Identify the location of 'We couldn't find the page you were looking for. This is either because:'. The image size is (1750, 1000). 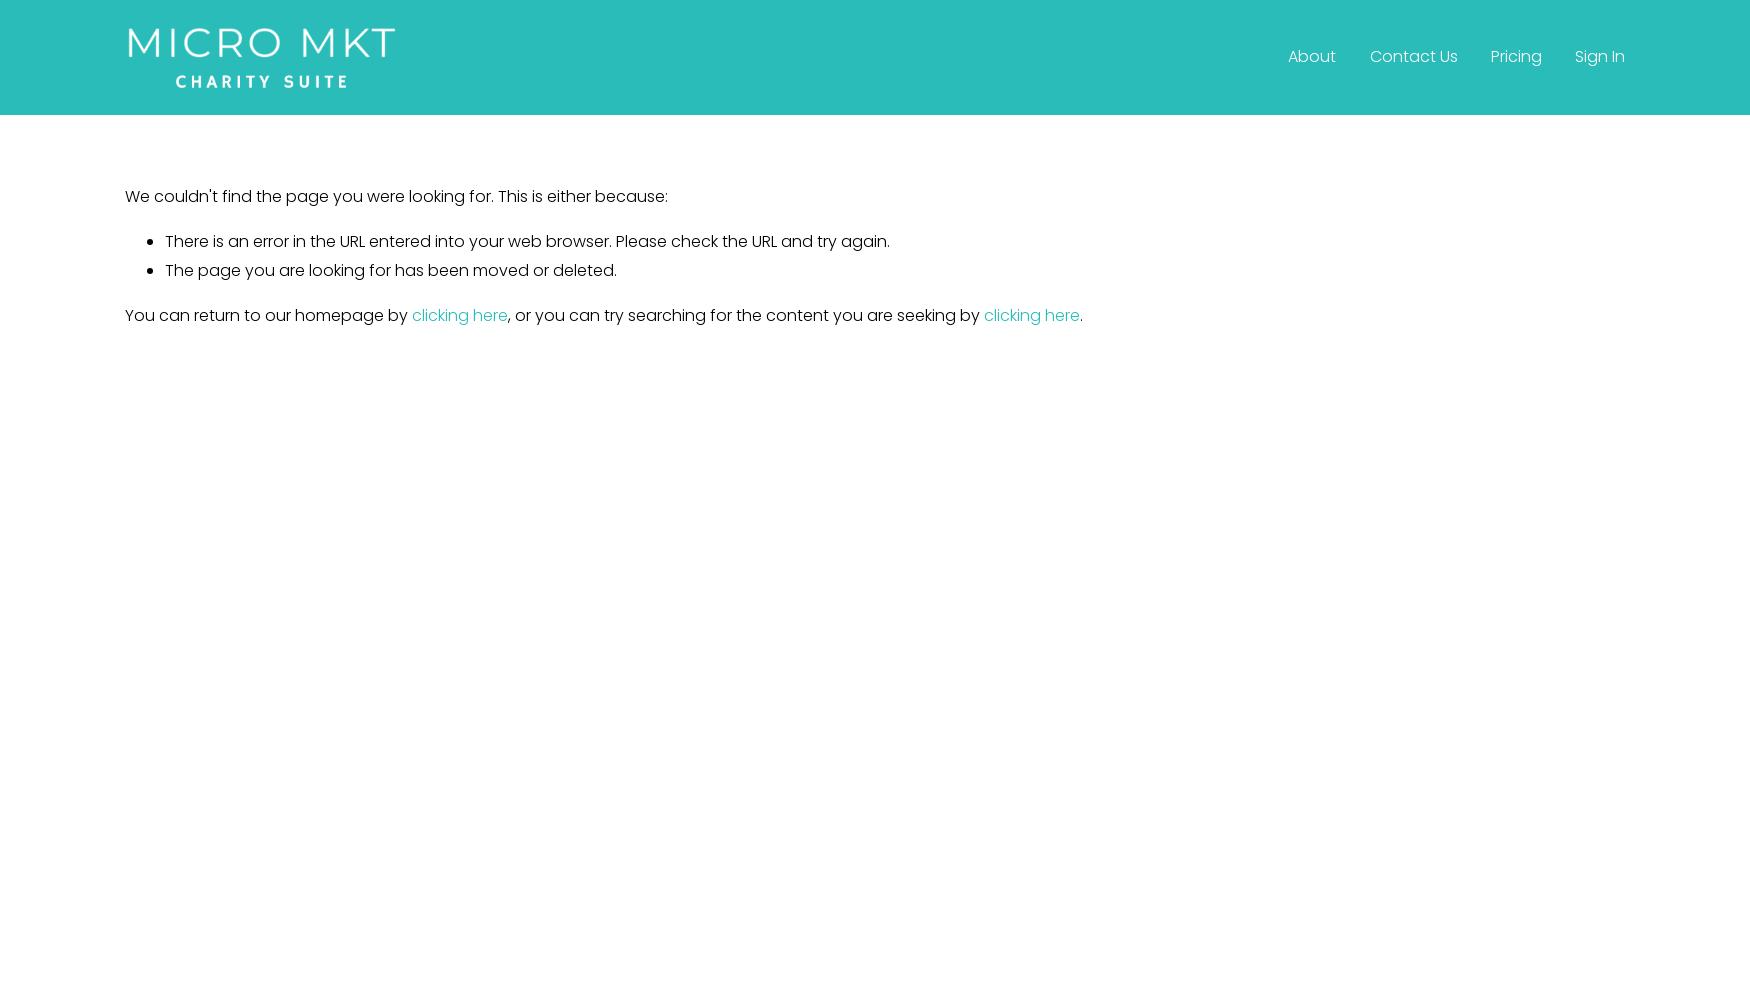
(395, 195).